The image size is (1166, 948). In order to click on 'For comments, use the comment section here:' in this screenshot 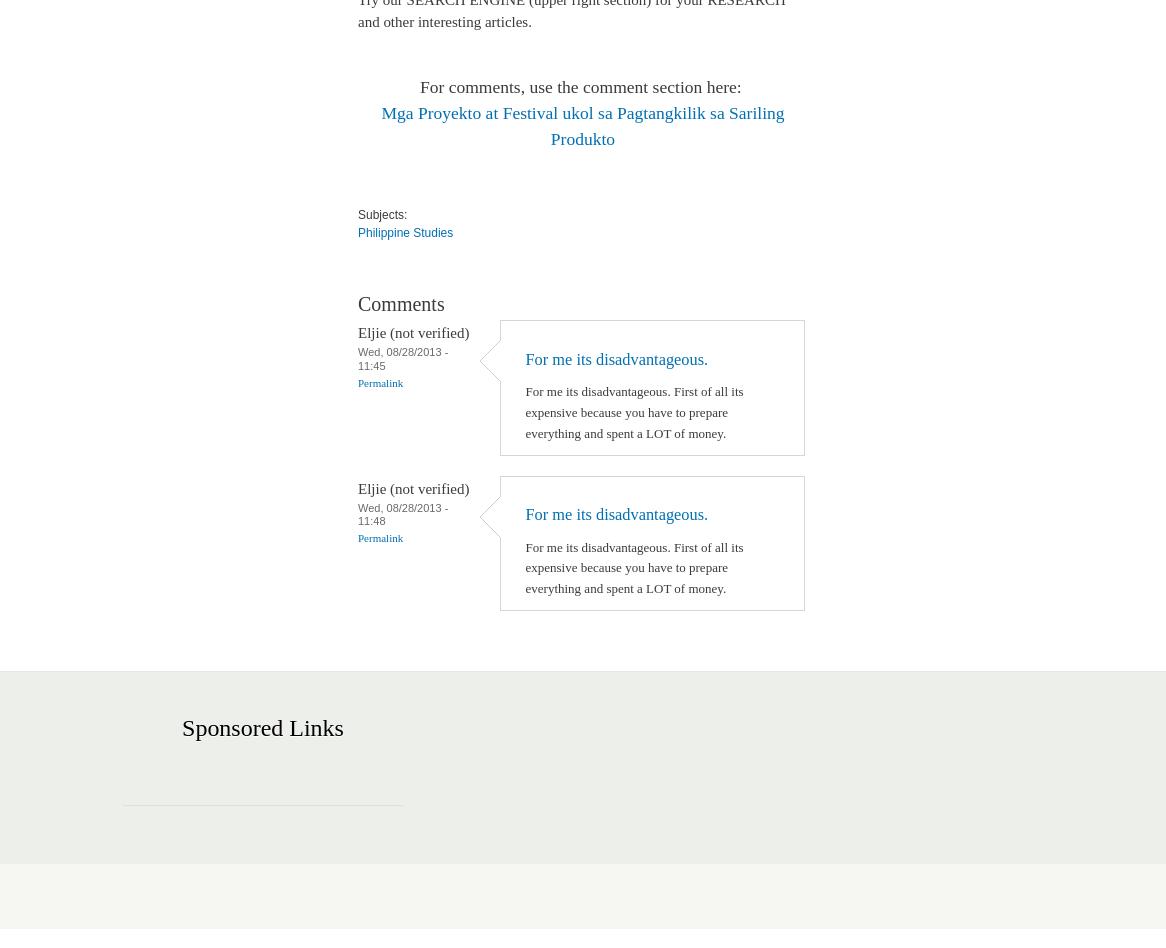, I will do `click(581, 85)`.